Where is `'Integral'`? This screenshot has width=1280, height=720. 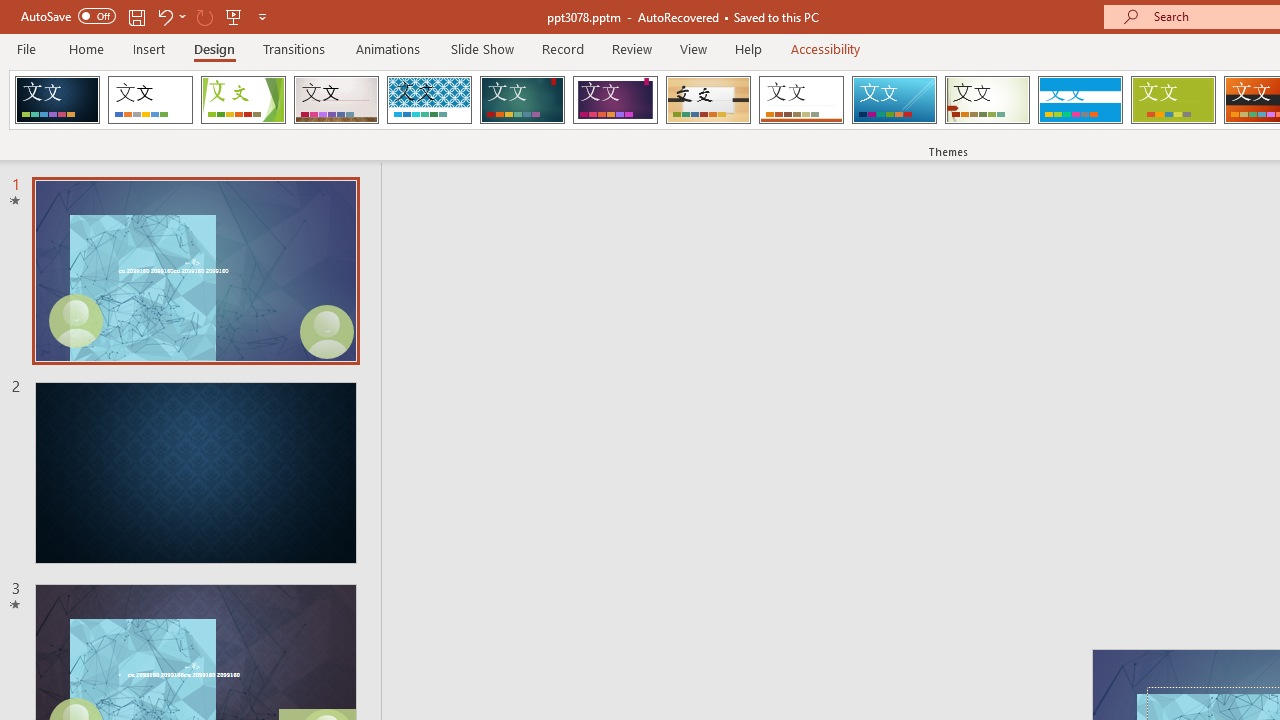 'Integral' is located at coordinates (428, 100).